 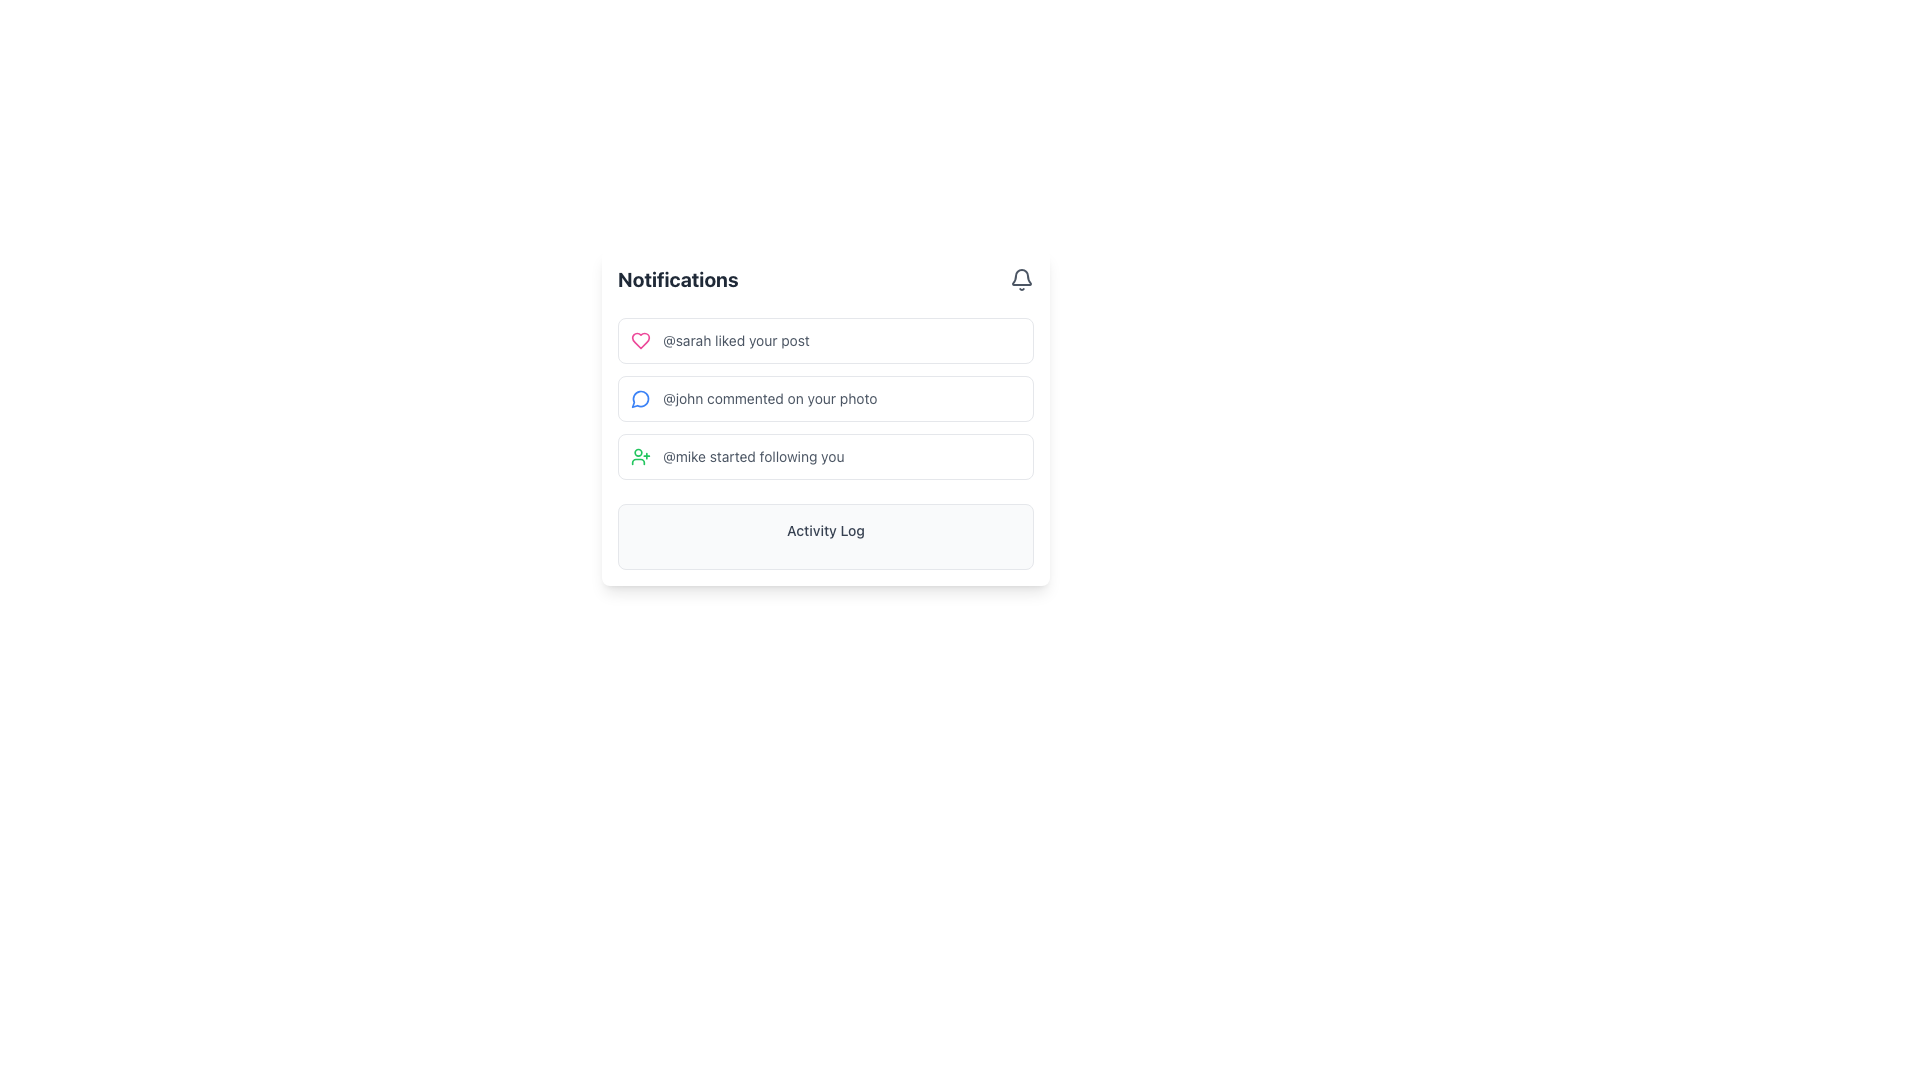 What do you see at coordinates (825, 530) in the screenshot?
I see `the 'Activity Log' label located in the notifications section, which is styled with a medium-weight font and dark gray color, positioned above a scrollable area` at bounding box center [825, 530].